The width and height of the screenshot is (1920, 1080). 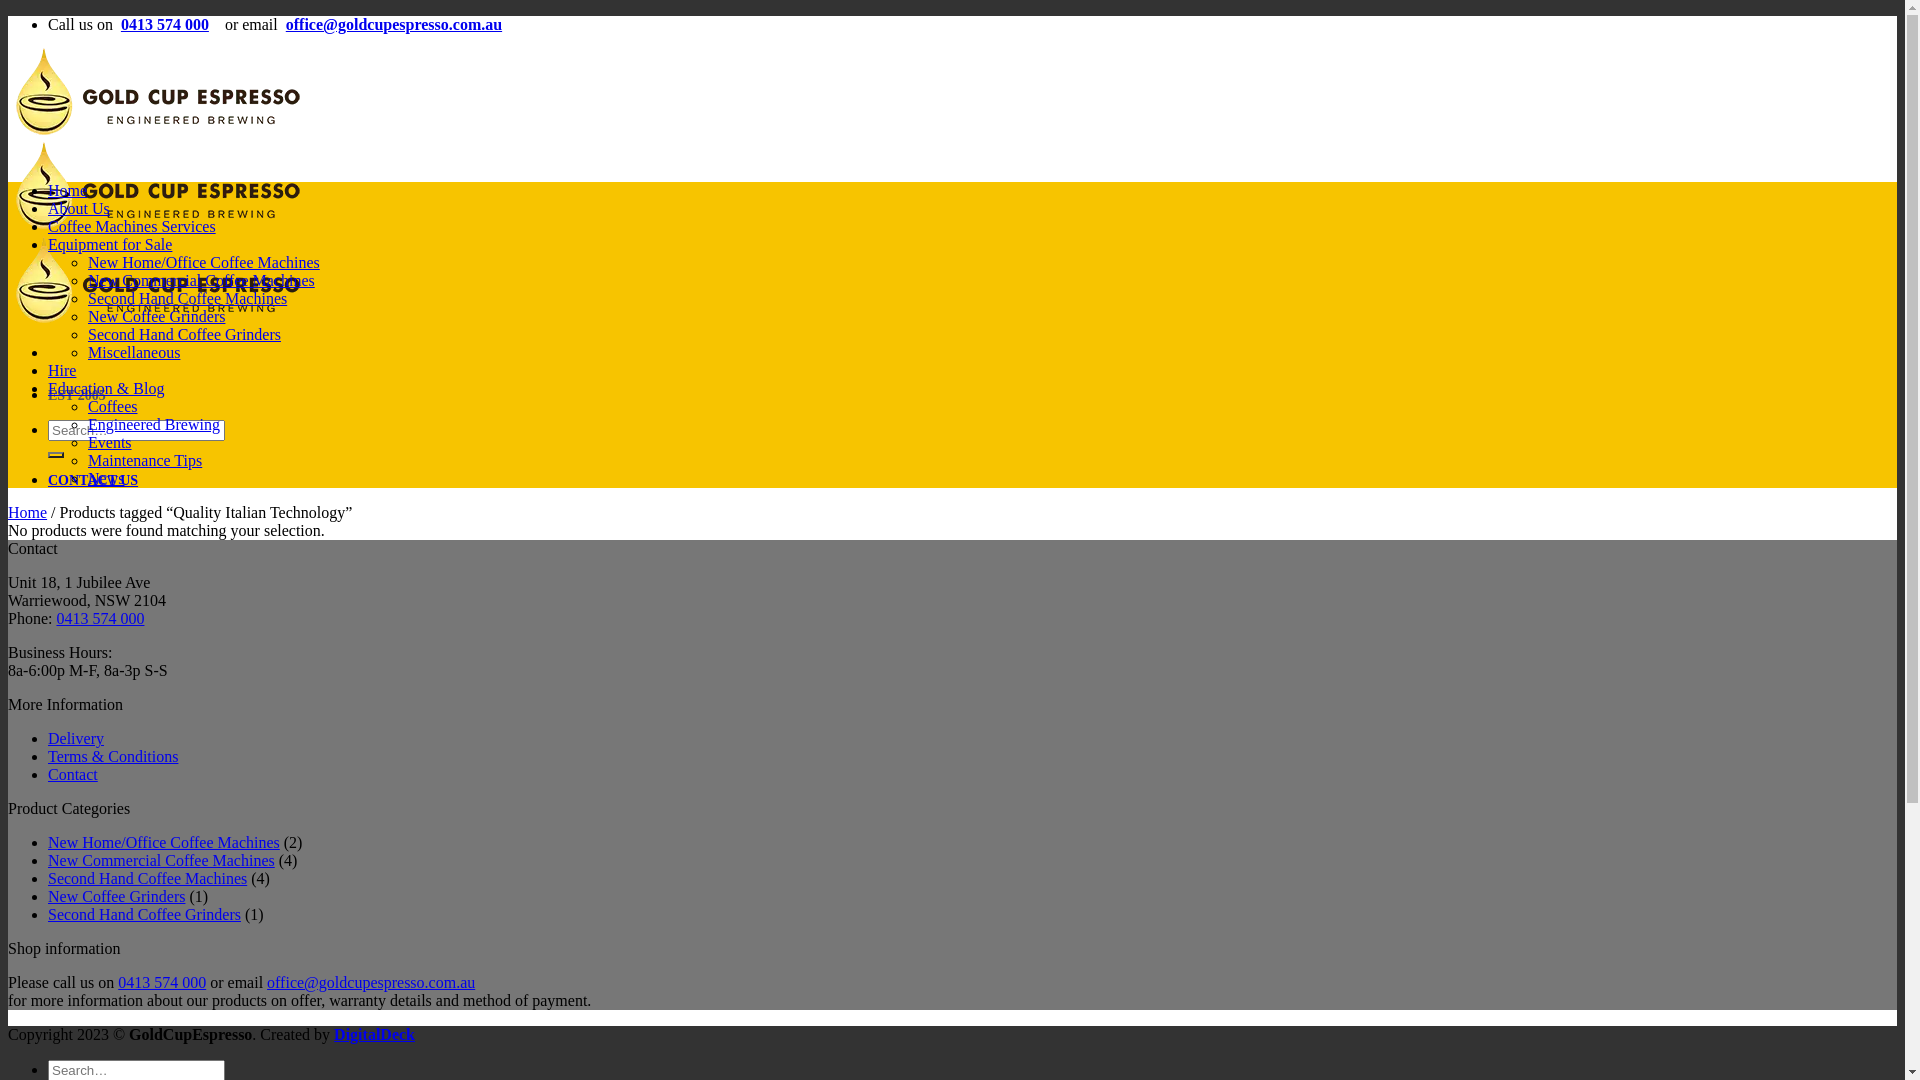 I want to click on 'Engineered Brewing', so click(x=152, y=423).